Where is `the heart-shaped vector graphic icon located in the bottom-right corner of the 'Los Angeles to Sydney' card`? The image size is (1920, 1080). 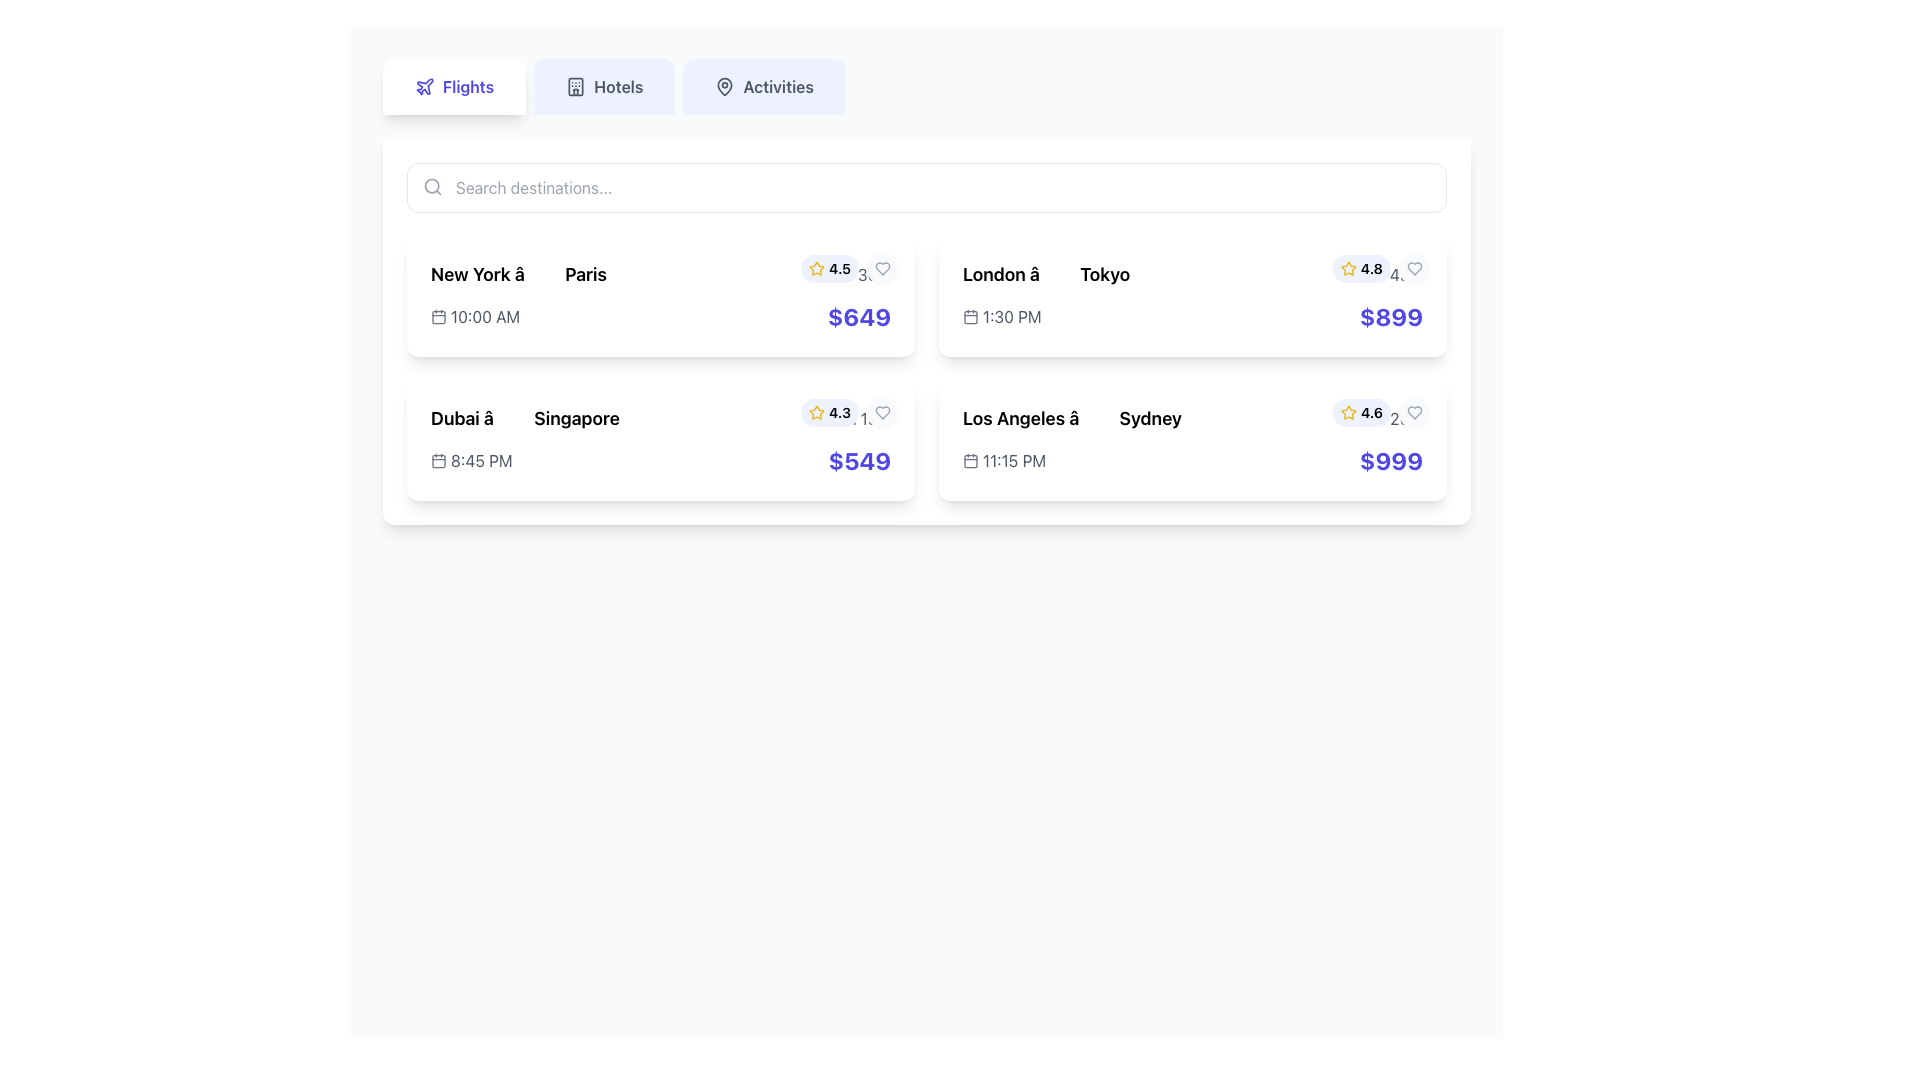
the heart-shaped vector graphic icon located in the bottom-right corner of the 'Los Angeles to Sydney' card is located at coordinates (1414, 411).